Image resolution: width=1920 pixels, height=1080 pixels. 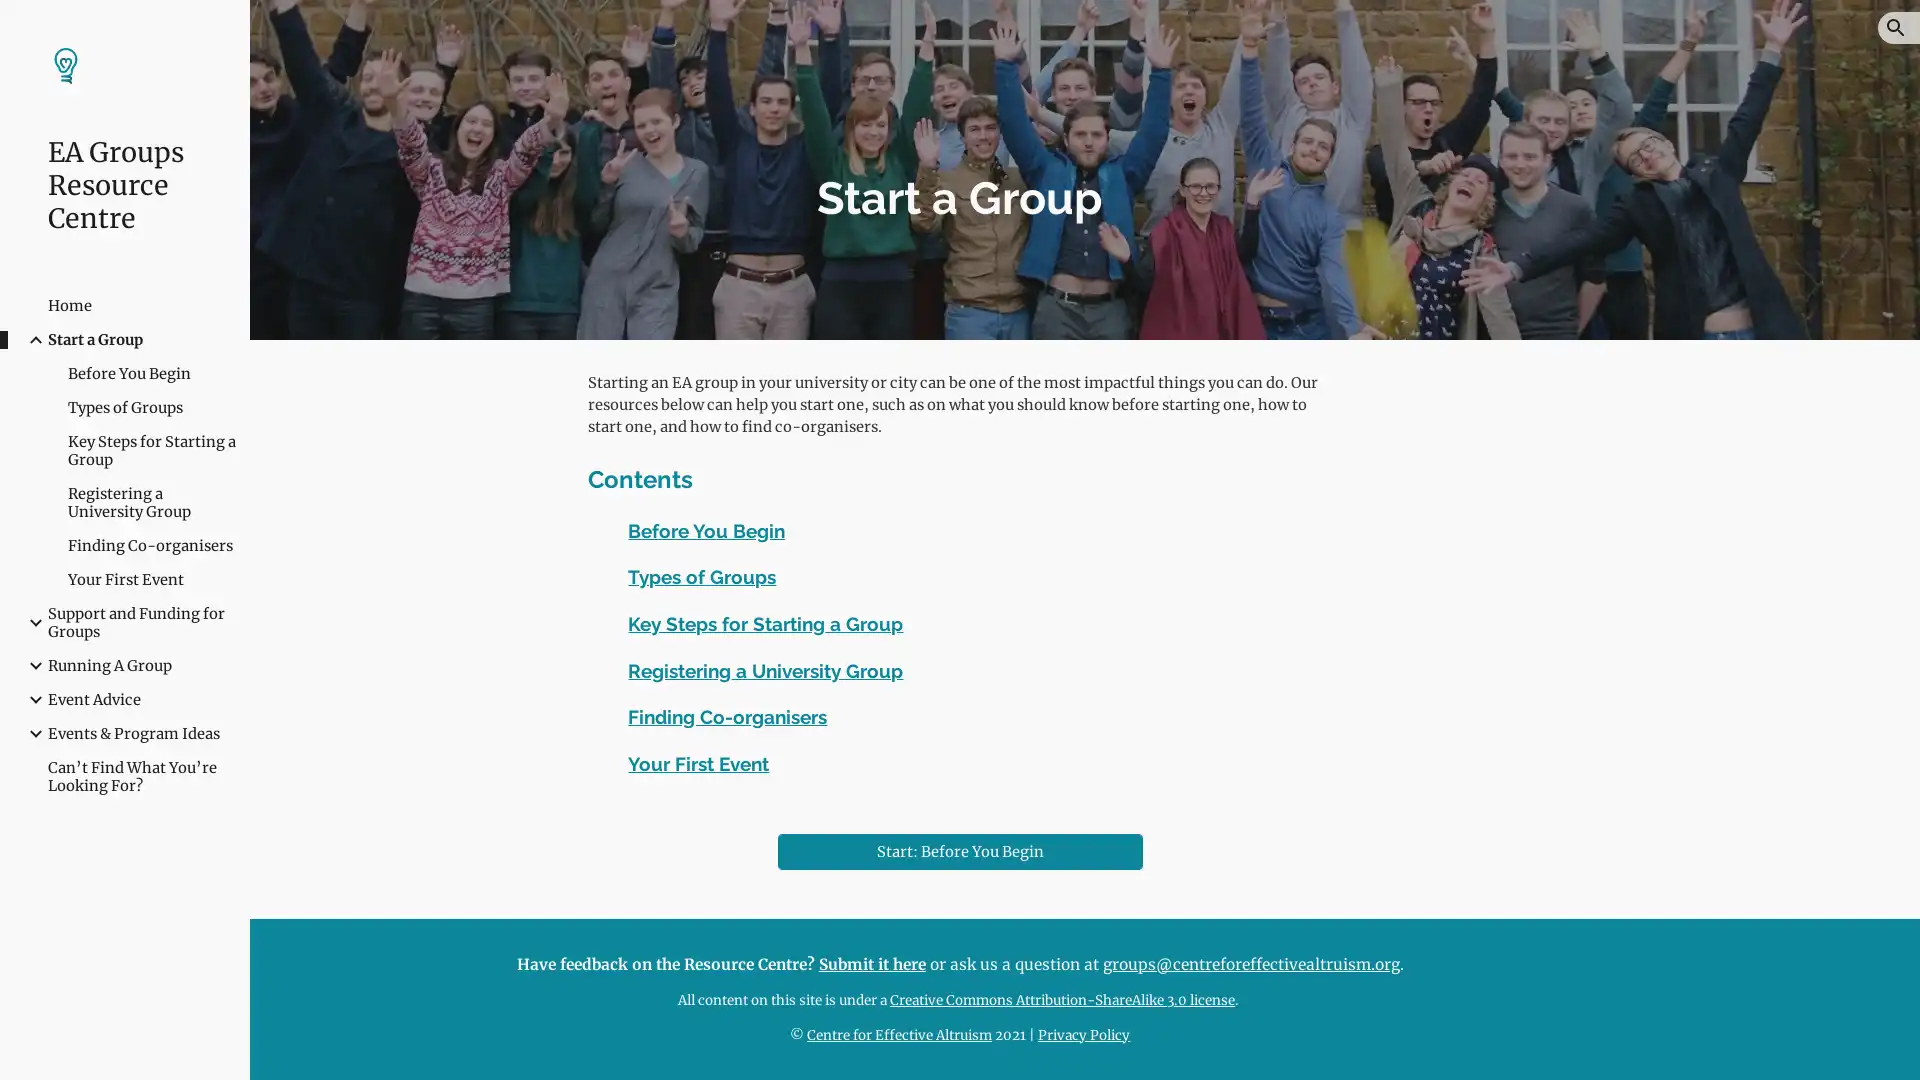 What do you see at coordinates (1139, 37) in the screenshot?
I see `Skip to navigation` at bounding box center [1139, 37].